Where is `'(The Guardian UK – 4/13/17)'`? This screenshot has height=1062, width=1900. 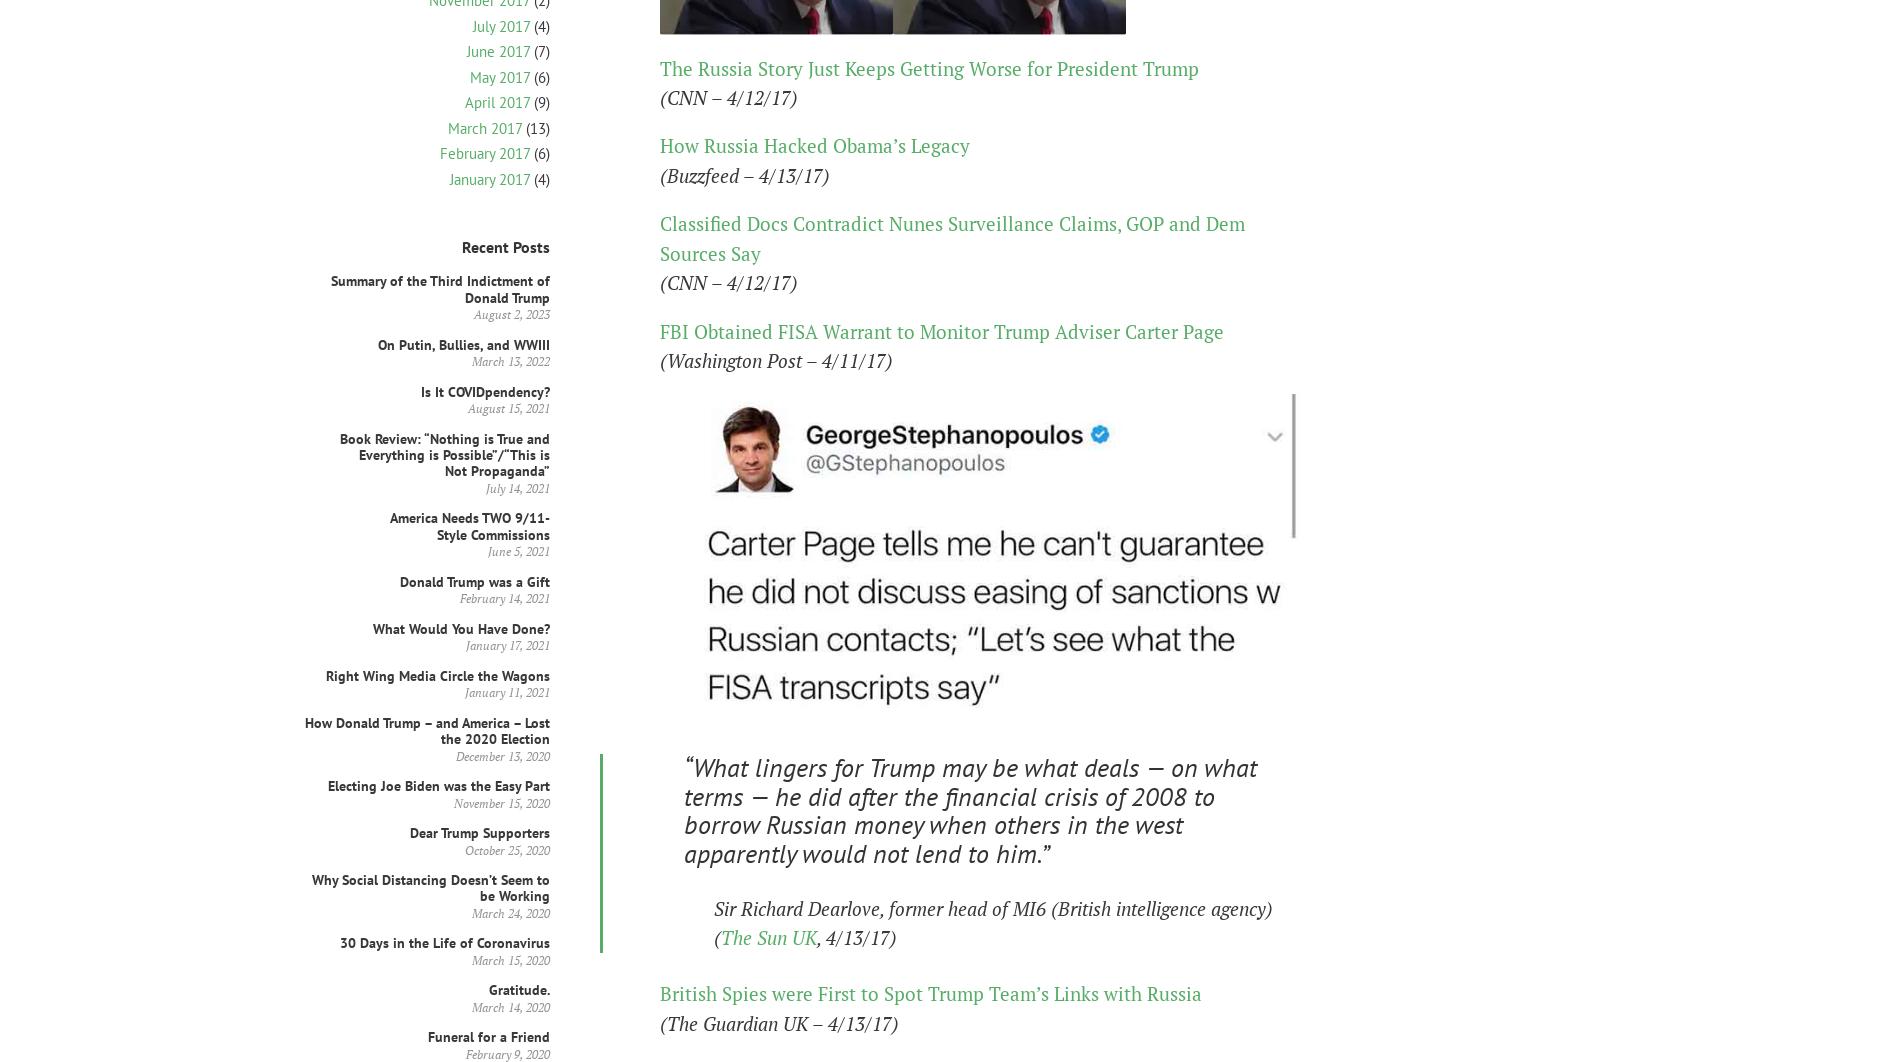
'(The Guardian UK – 4/13/17)' is located at coordinates (660, 1021).